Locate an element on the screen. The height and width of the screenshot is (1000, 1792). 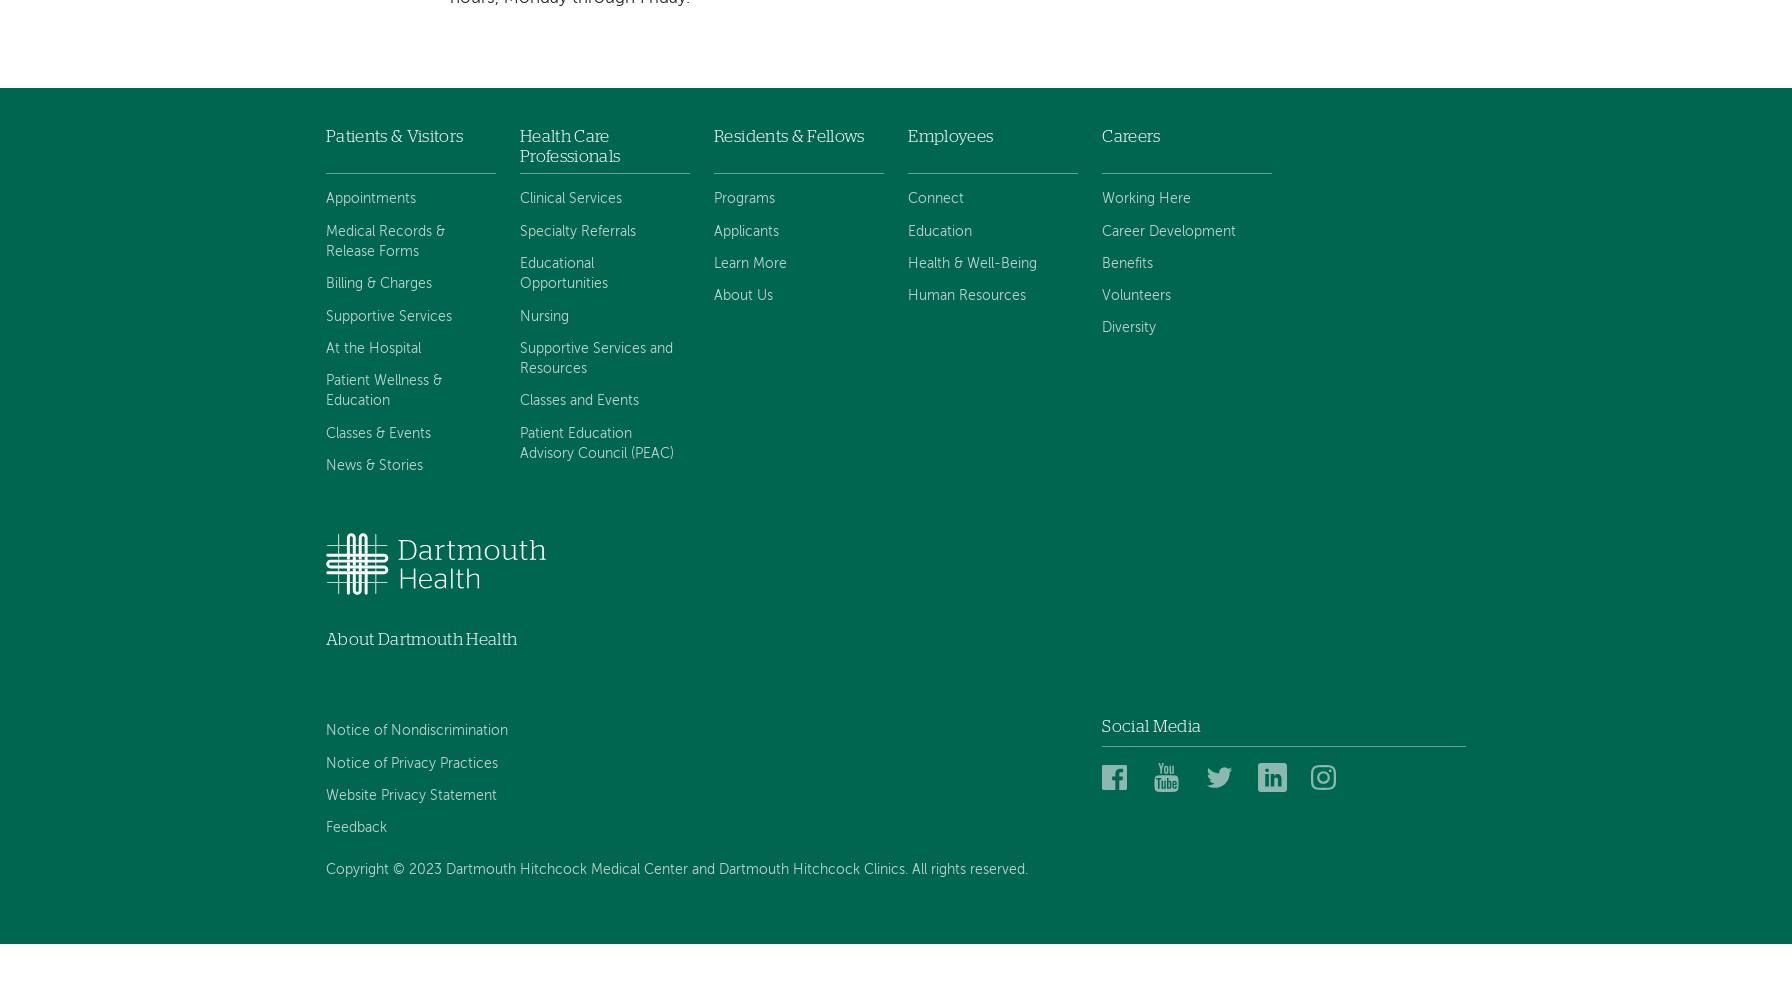
'Medical Records & Release Forms' is located at coordinates (385, 240).